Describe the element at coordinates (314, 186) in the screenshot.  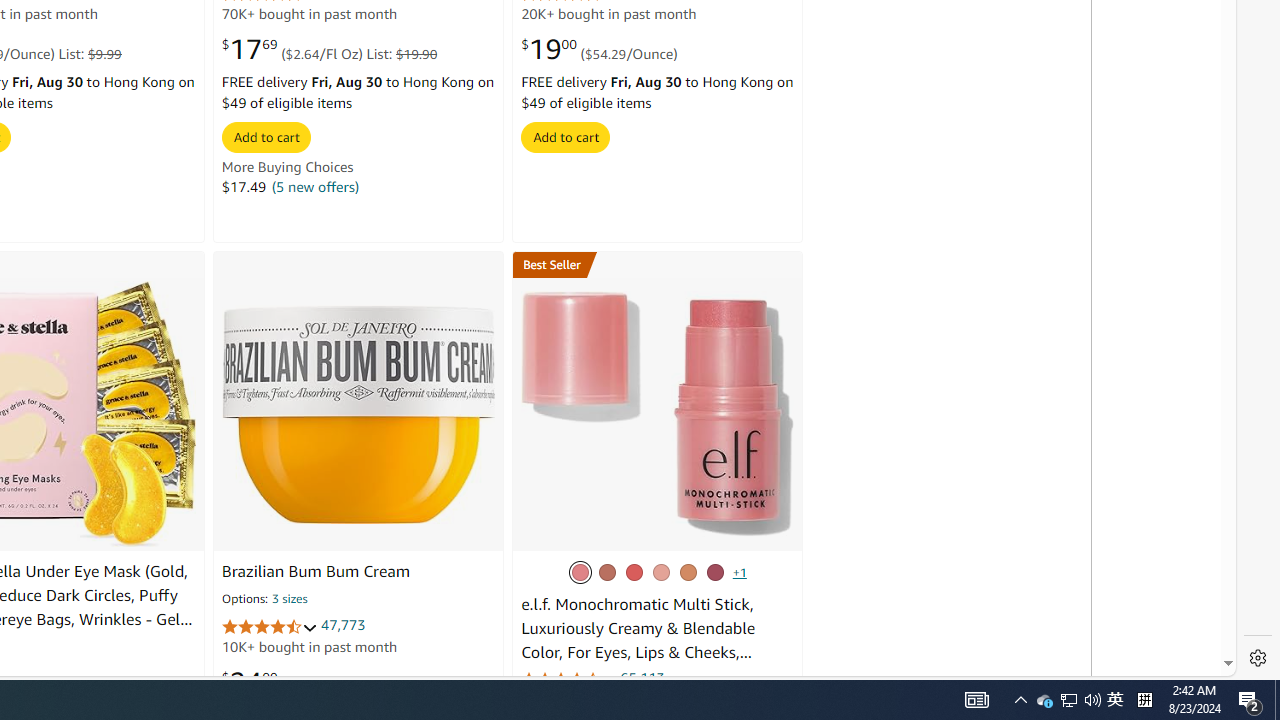
I see `'(5 new offers)'` at that location.